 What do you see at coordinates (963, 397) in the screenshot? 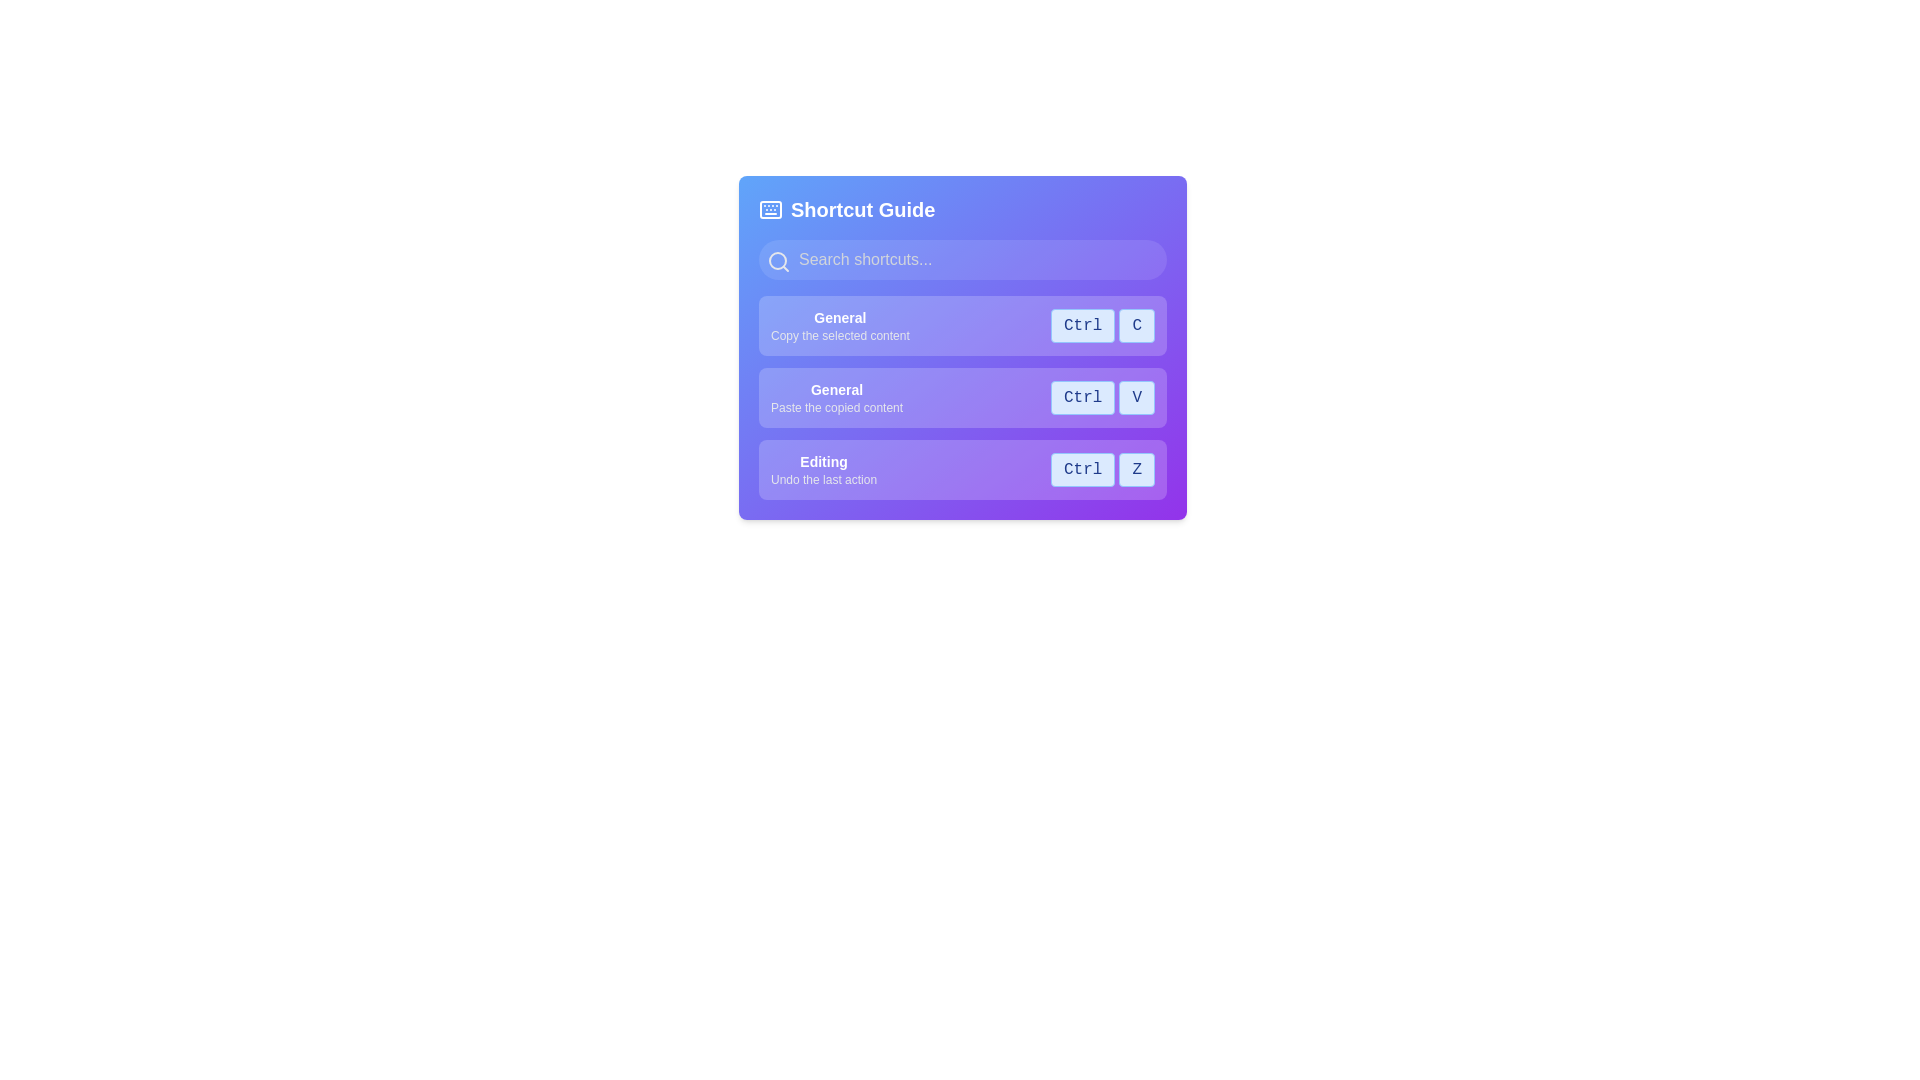
I see `the associated keyboard keys for the 'Paste the copied content' shortcut, which is located in the middle of a vertical list of shortcut items` at bounding box center [963, 397].